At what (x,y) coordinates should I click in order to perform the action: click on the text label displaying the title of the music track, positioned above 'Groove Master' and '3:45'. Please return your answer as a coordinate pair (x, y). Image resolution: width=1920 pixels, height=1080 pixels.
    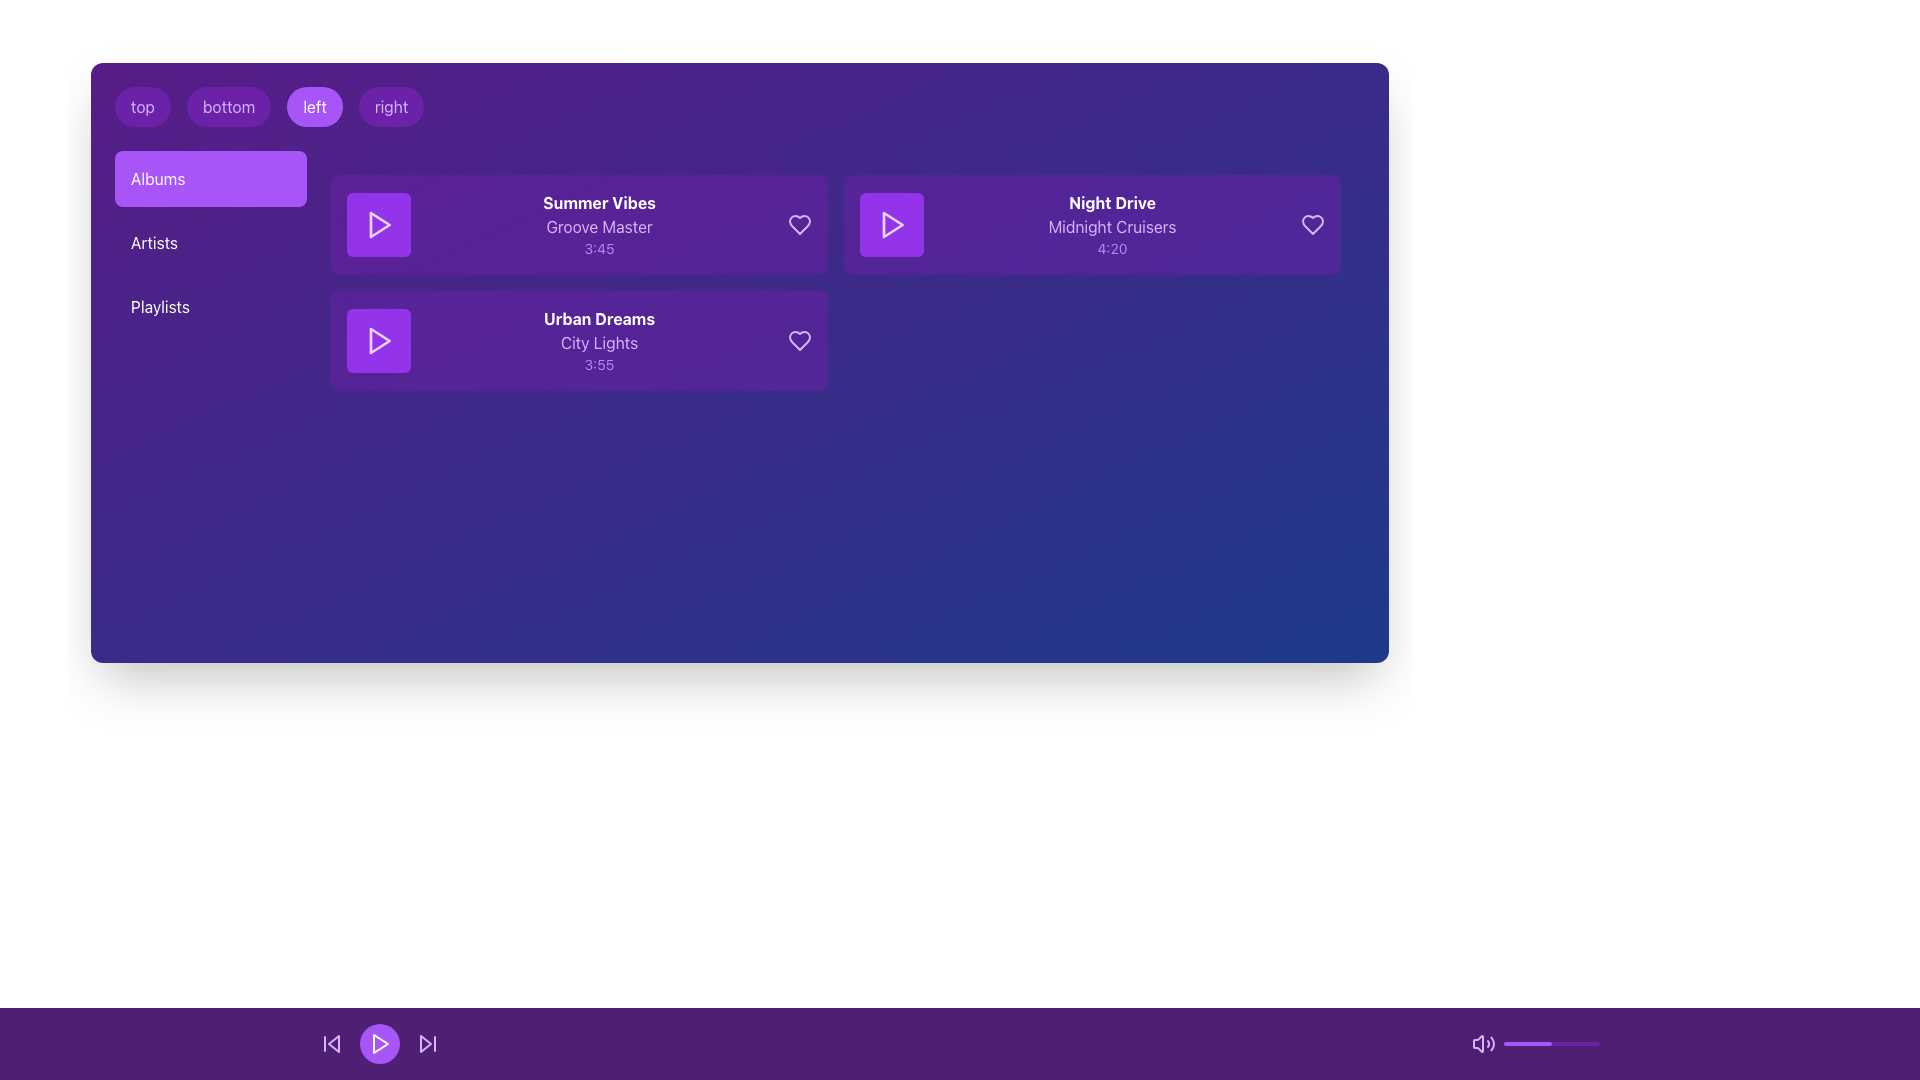
    Looking at the image, I should click on (598, 203).